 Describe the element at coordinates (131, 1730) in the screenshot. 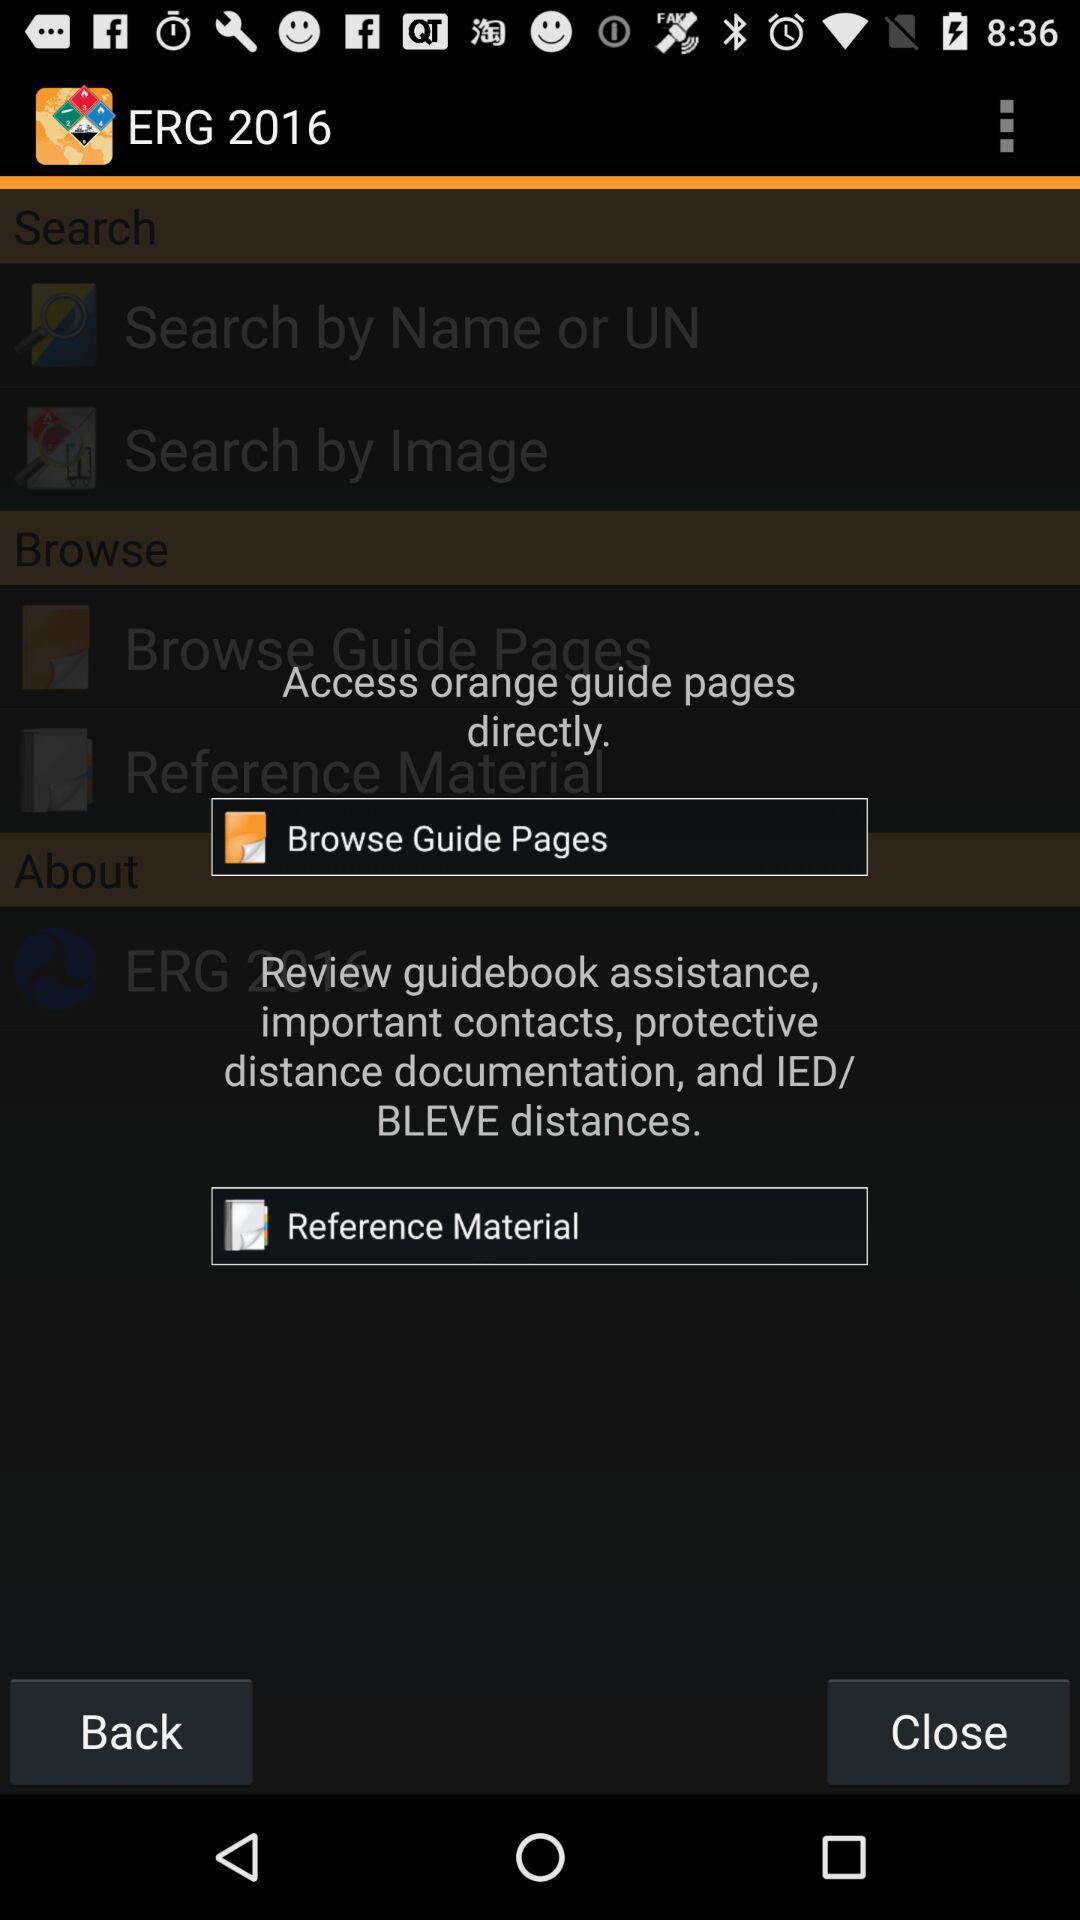

I see `the back button` at that location.